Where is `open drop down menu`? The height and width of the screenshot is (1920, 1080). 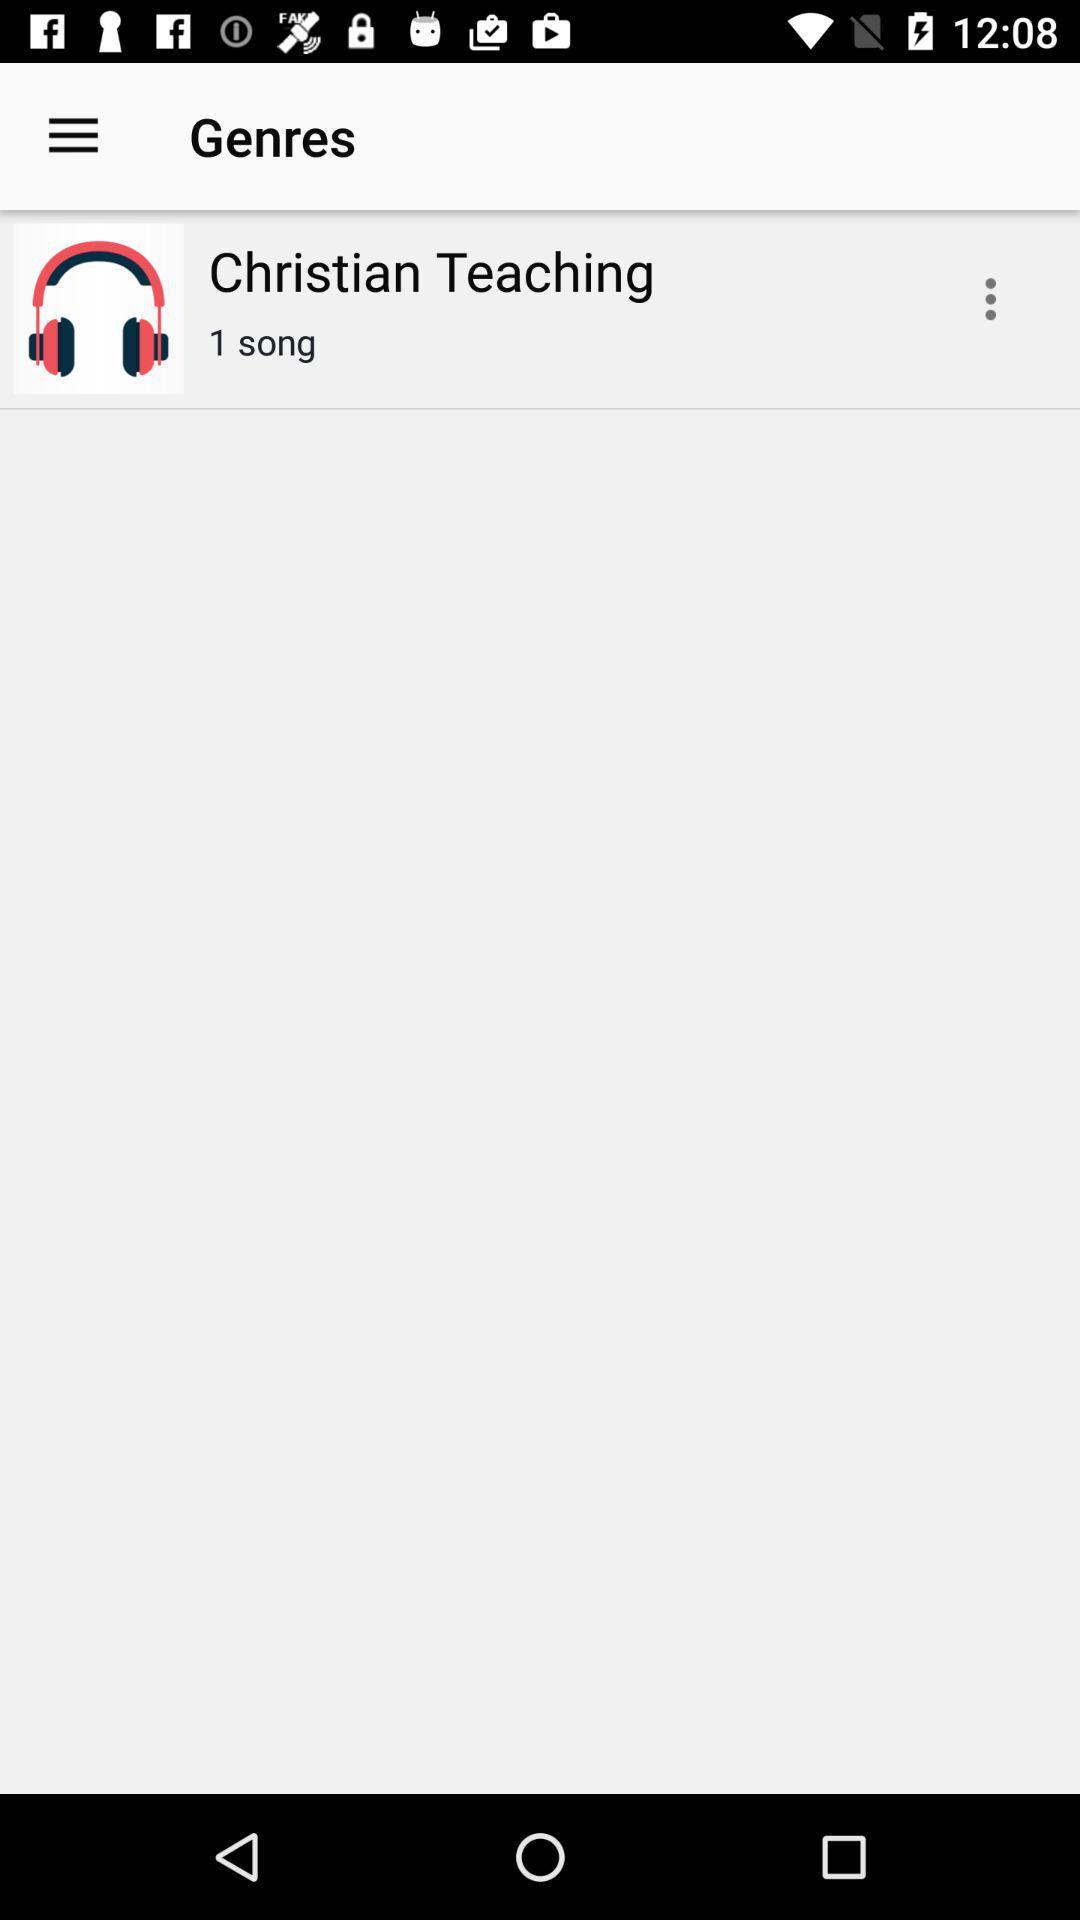
open drop down menu is located at coordinates (990, 298).